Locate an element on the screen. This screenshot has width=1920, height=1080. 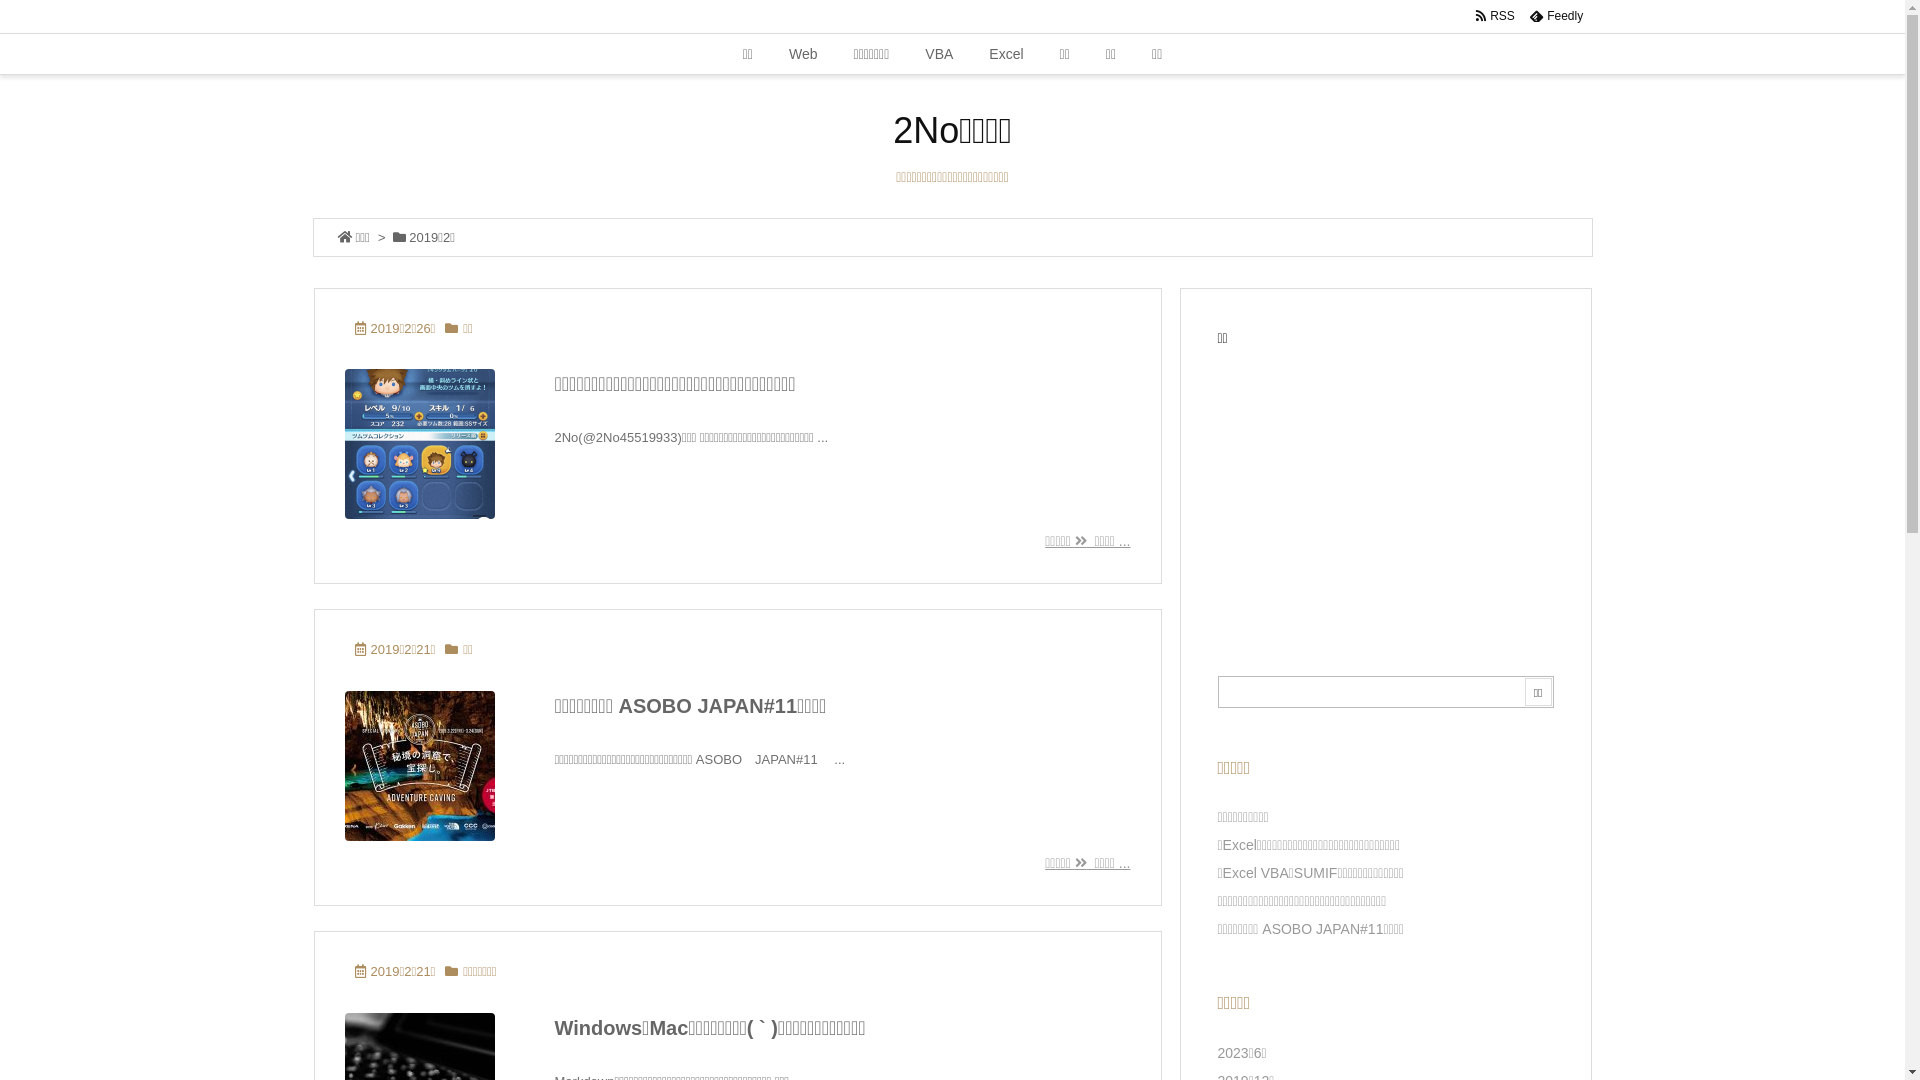
'  Feedly ' is located at coordinates (1520, 15).